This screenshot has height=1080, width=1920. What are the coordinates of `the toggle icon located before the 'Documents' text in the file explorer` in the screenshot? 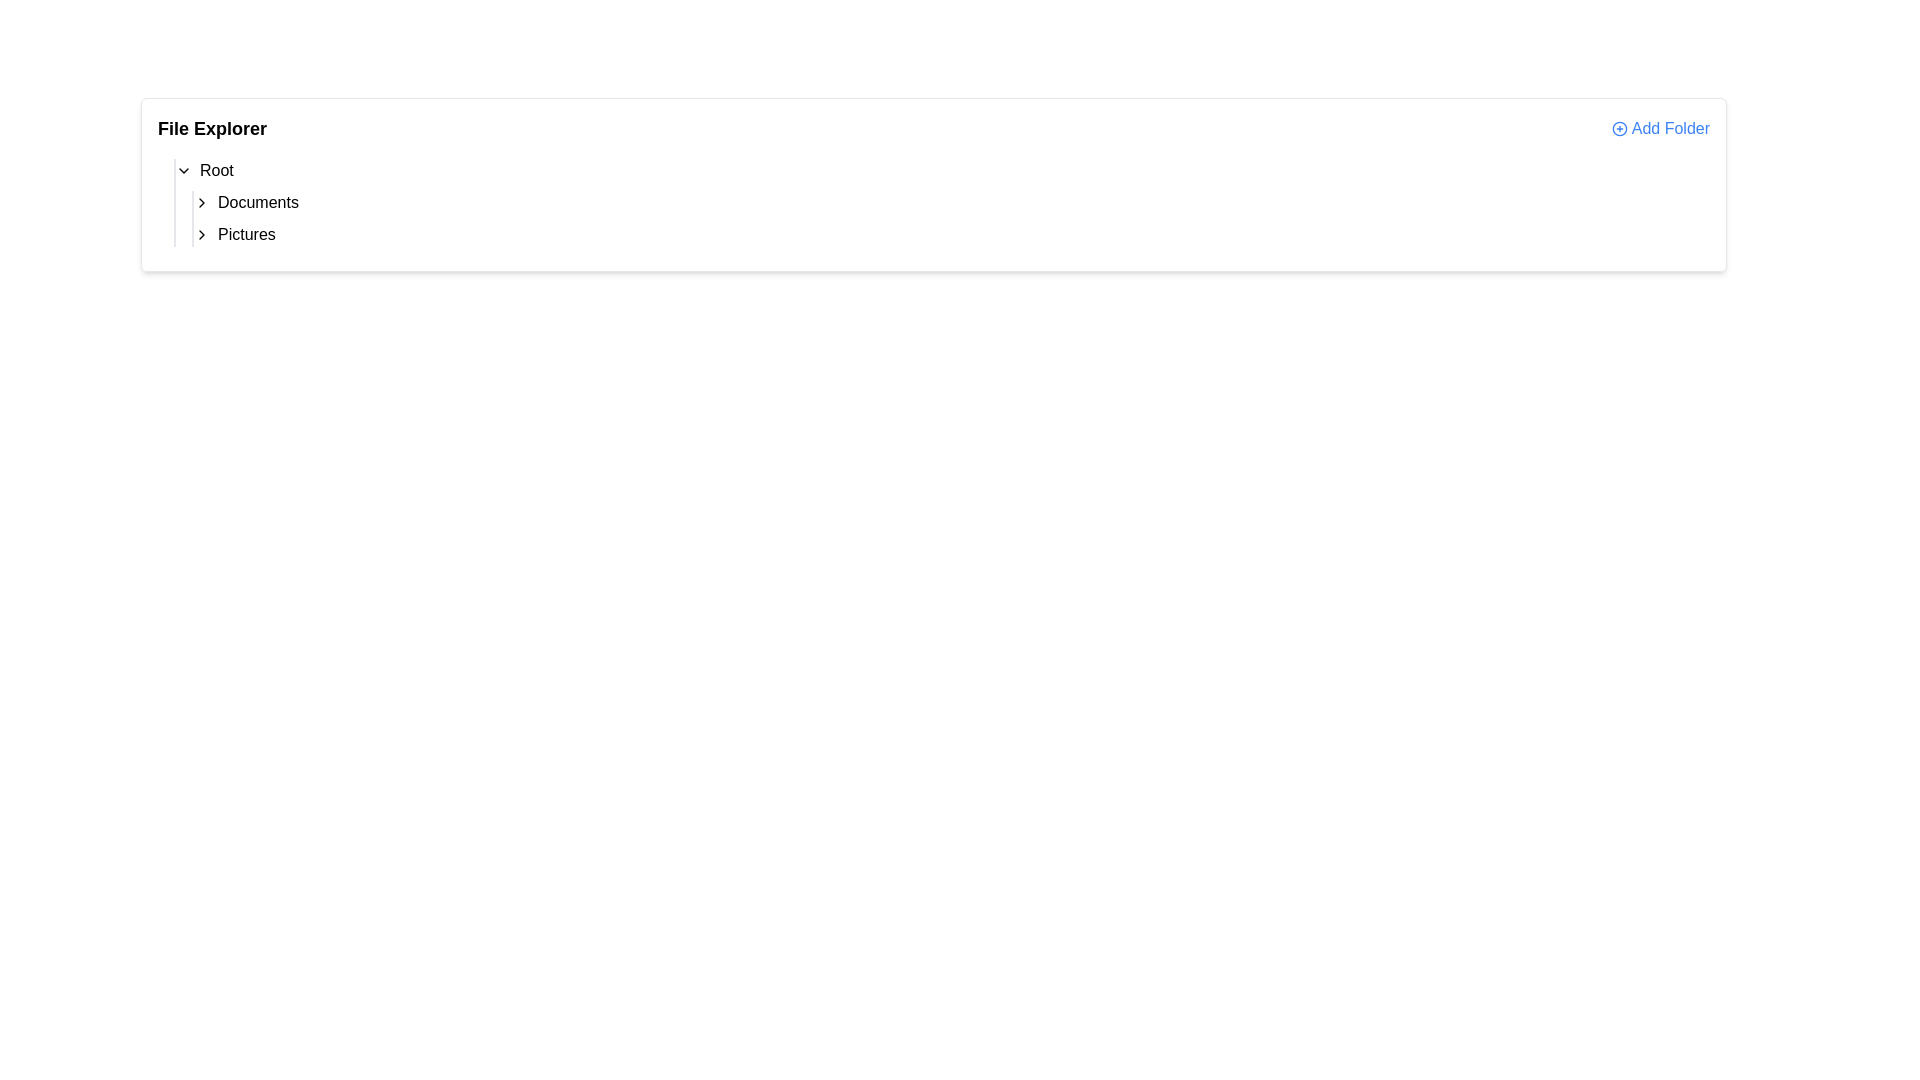 It's located at (201, 203).